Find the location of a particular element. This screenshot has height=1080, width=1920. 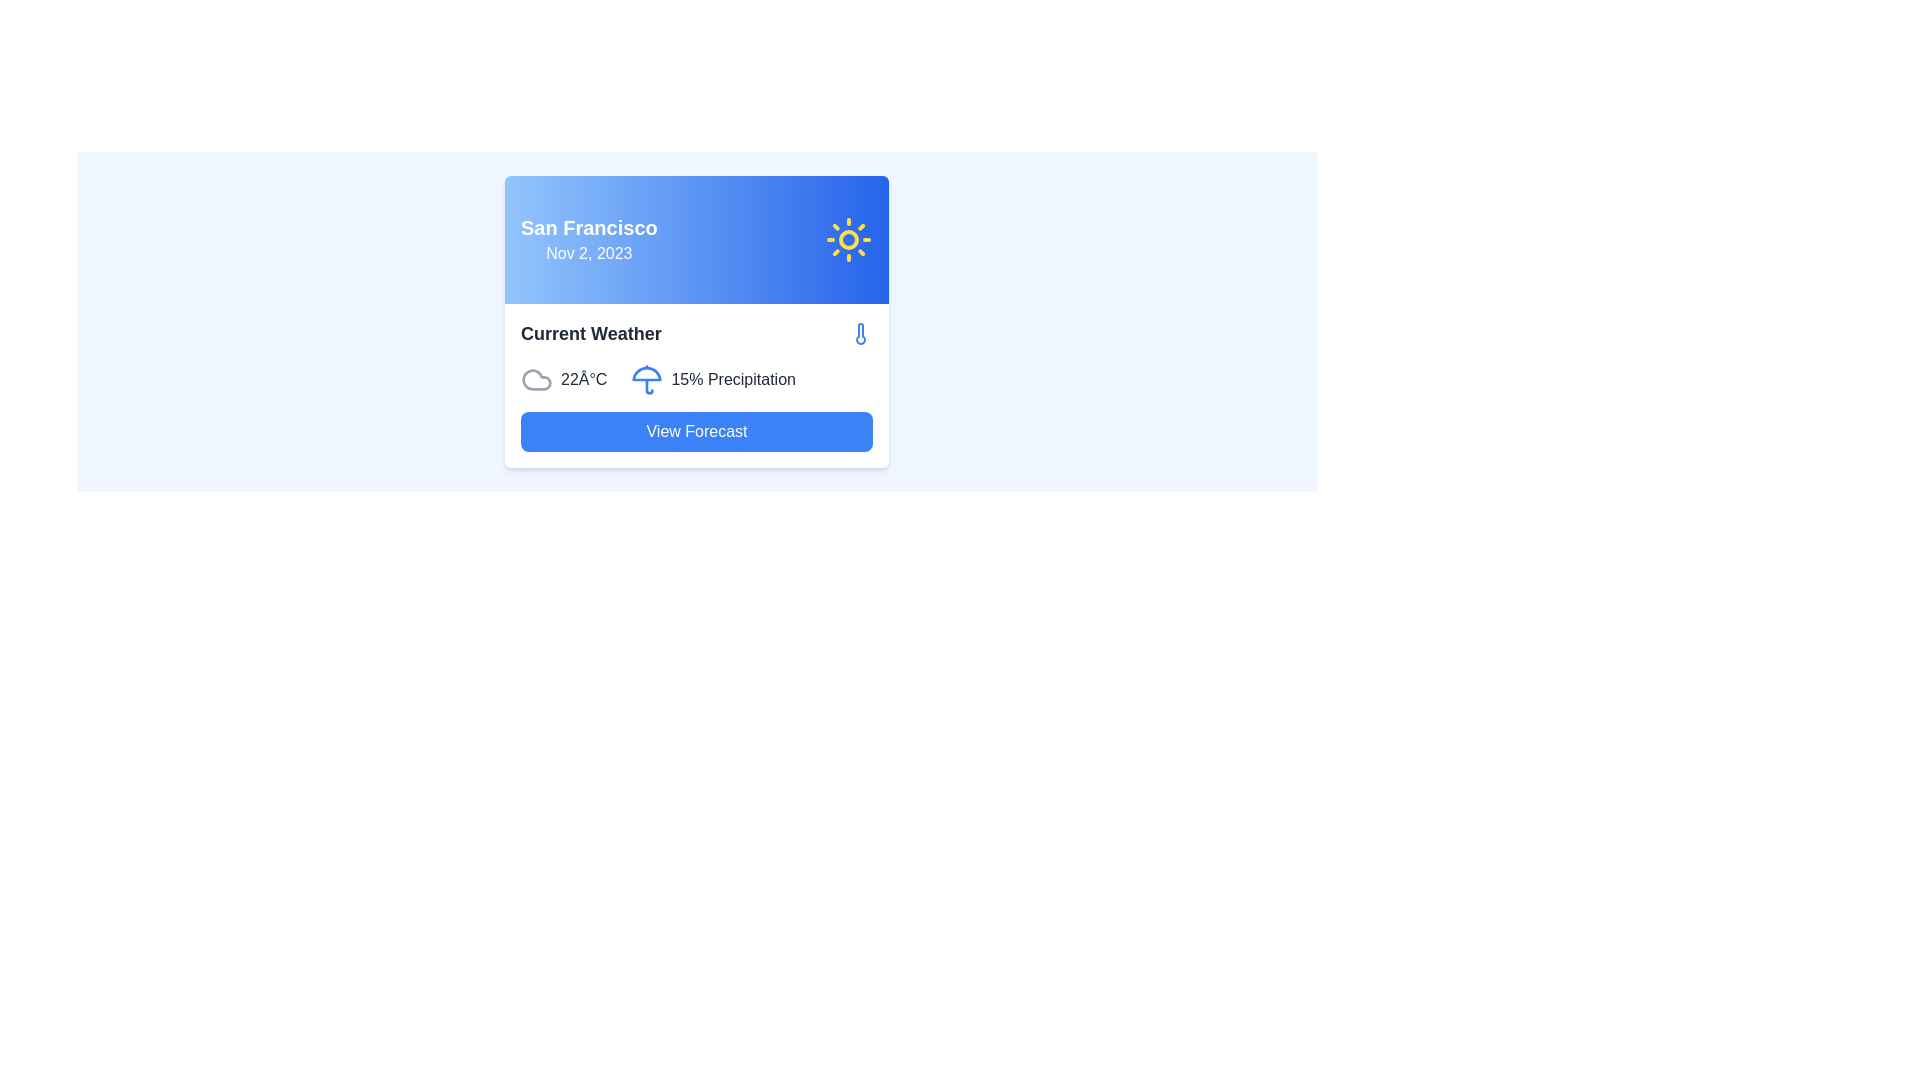

section headline text 'Current Weather' located below the title 'San Francisco Nov 2, 2023' in the top-middle section of the card component is located at coordinates (590, 333).